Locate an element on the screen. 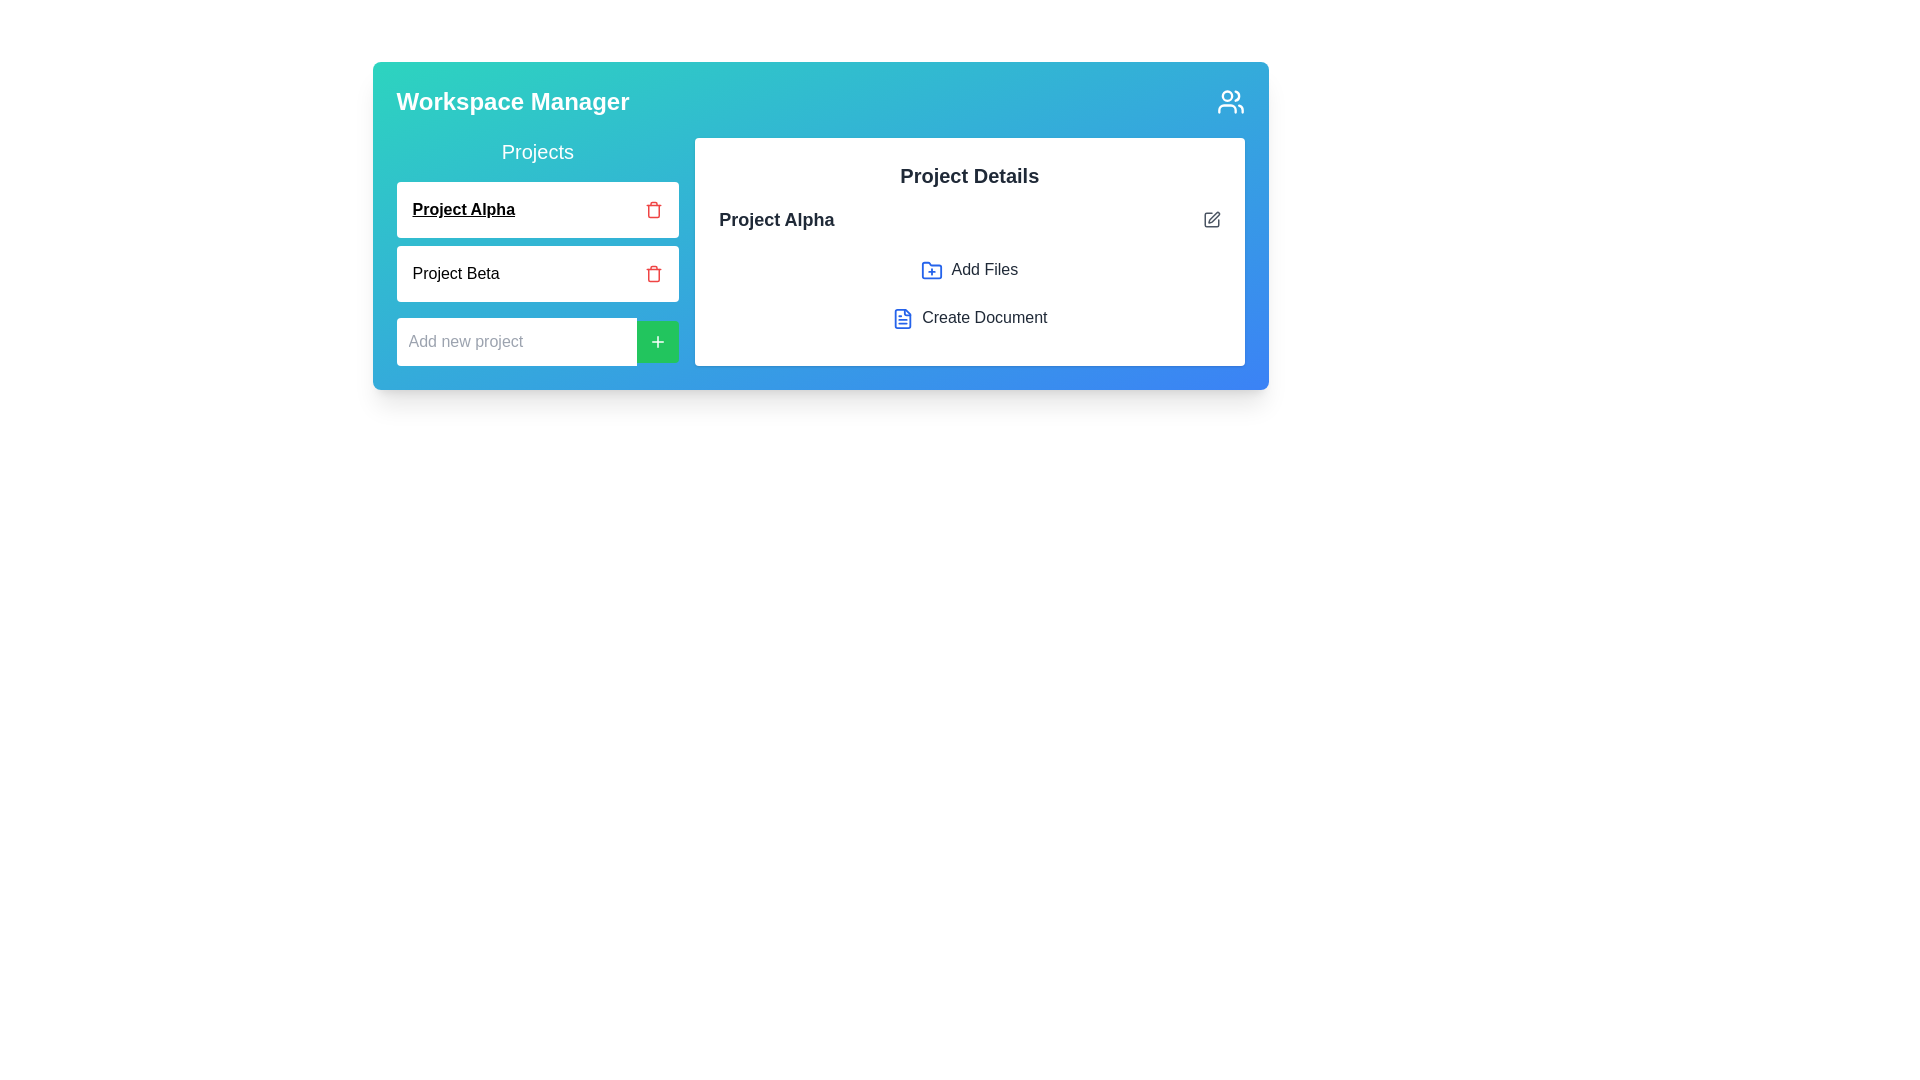  the green square button containing the compact plus icon is located at coordinates (658, 341).